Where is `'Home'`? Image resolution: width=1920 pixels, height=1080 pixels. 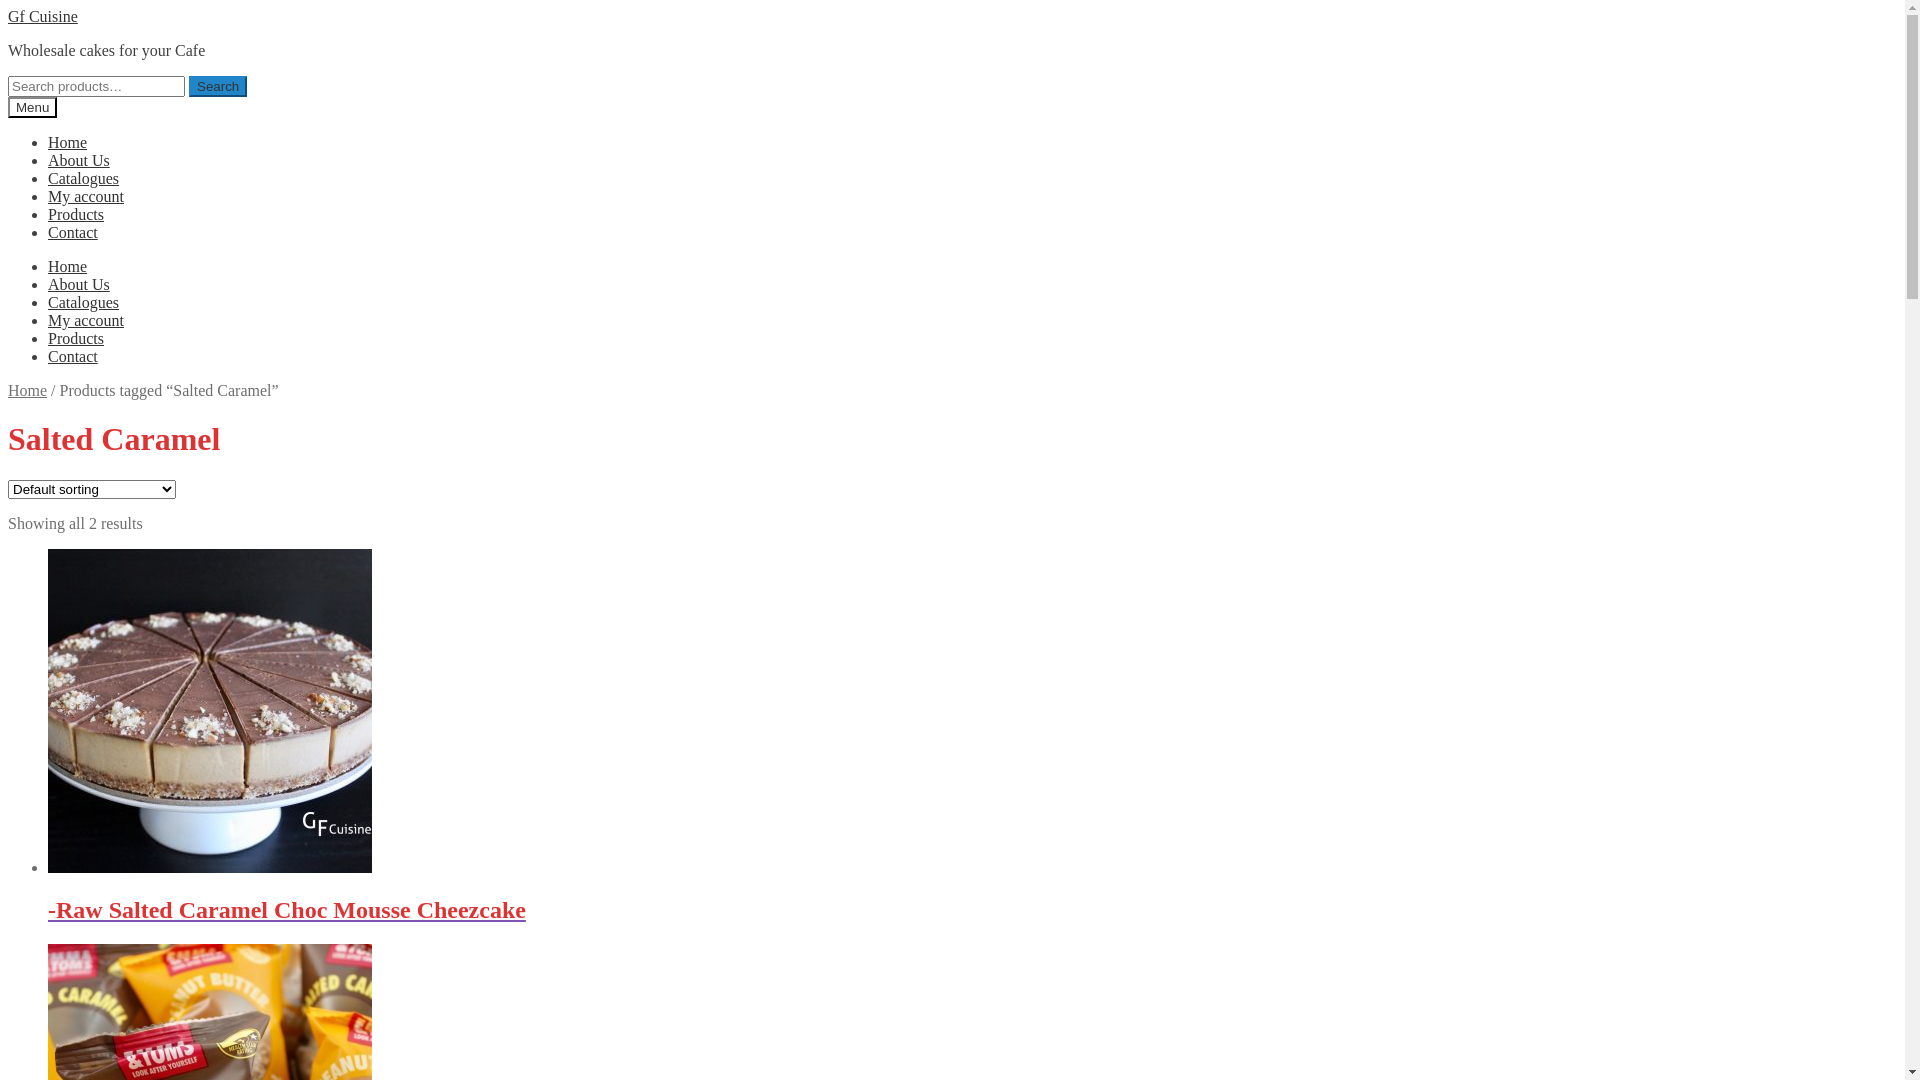 'Home' is located at coordinates (27, 390).